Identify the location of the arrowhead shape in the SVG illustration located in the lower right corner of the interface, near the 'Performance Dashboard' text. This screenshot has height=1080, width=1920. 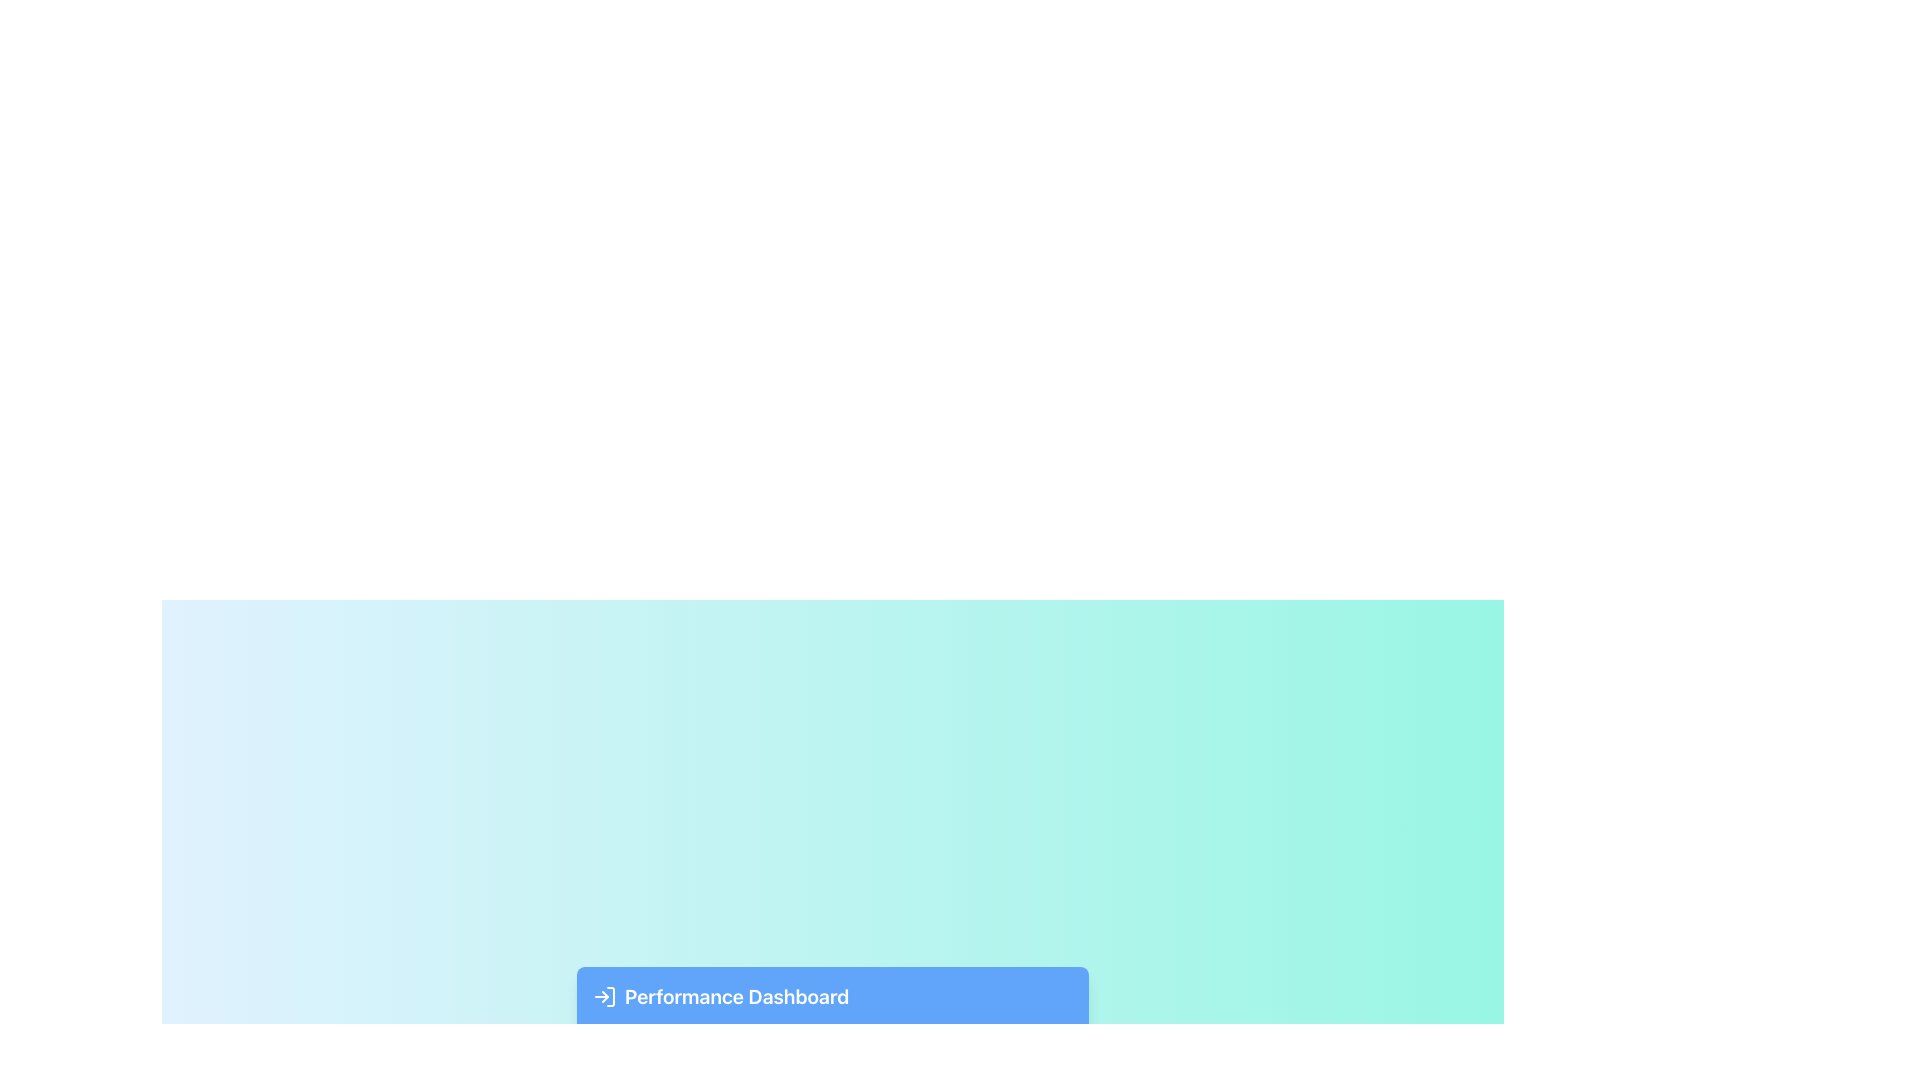
(604, 996).